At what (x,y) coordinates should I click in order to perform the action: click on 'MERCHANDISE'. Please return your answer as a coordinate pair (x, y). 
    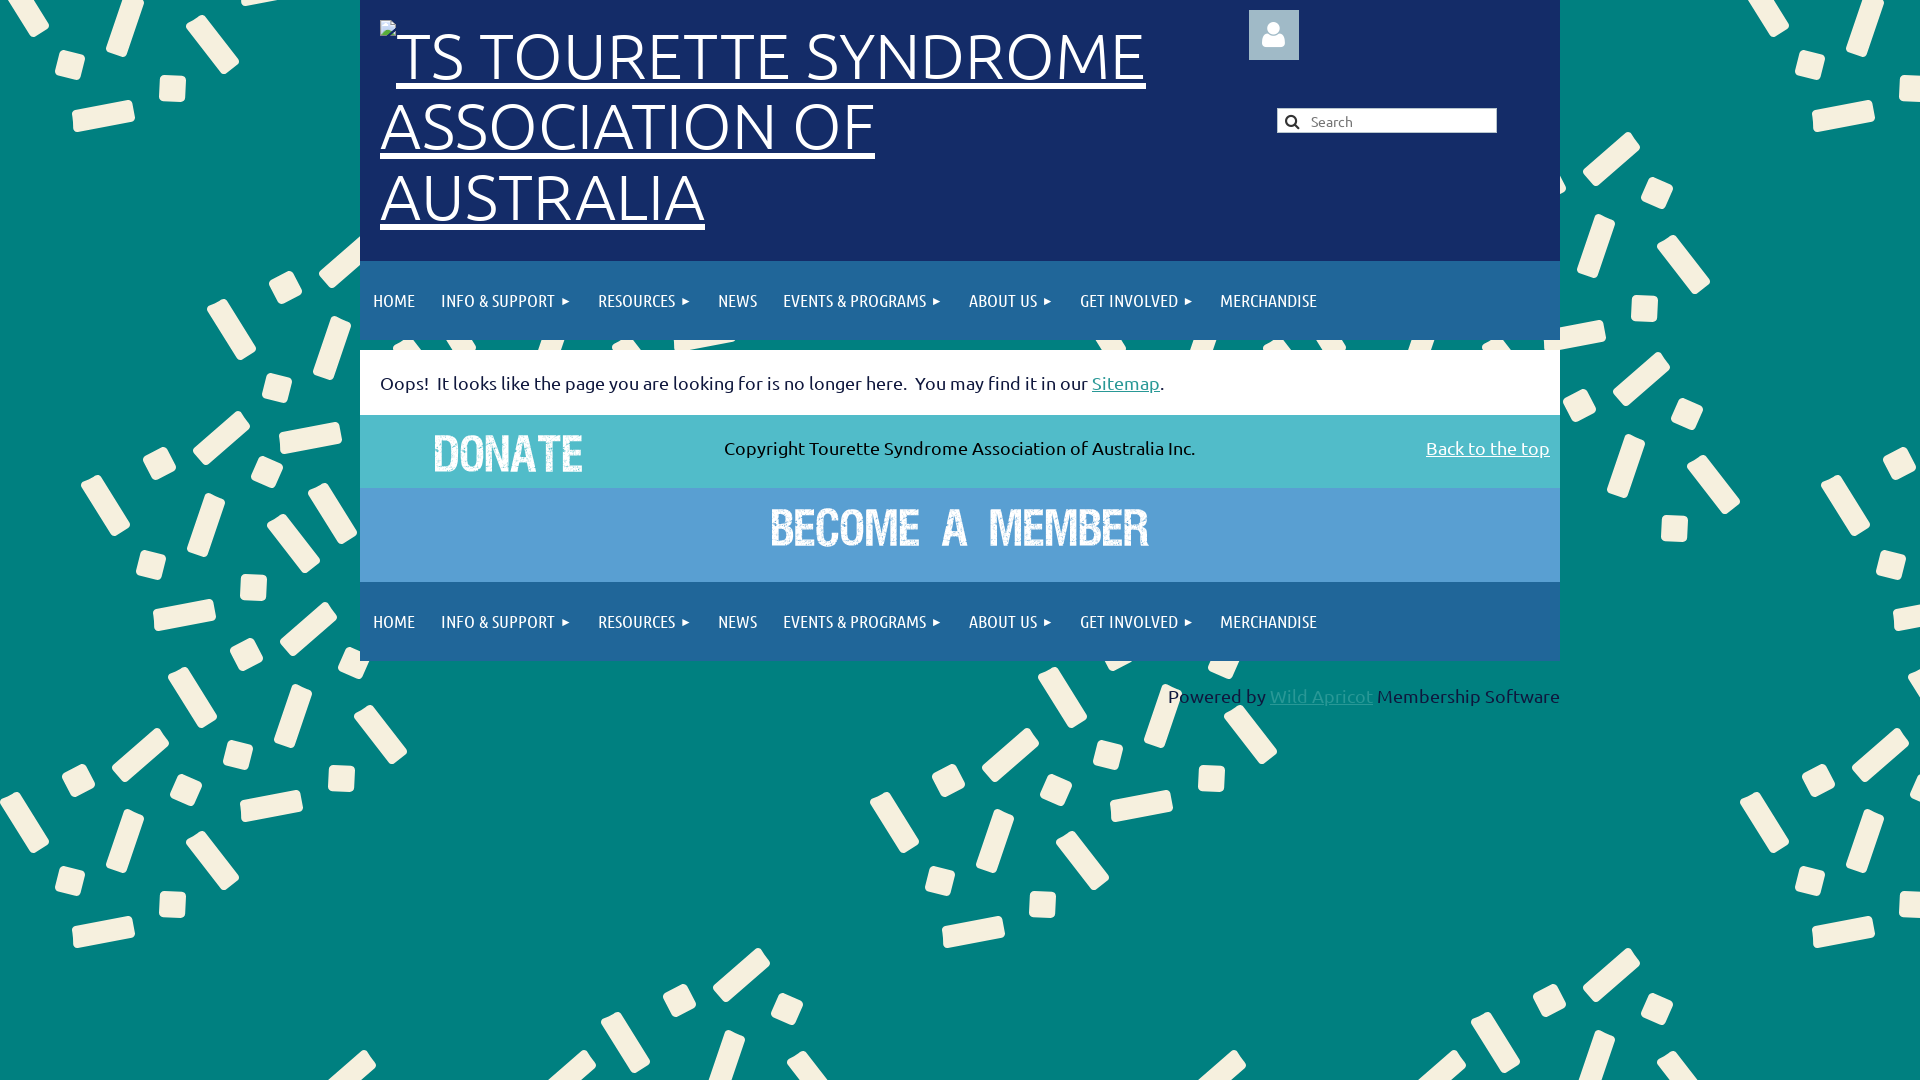
    Looking at the image, I should click on (1267, 300).